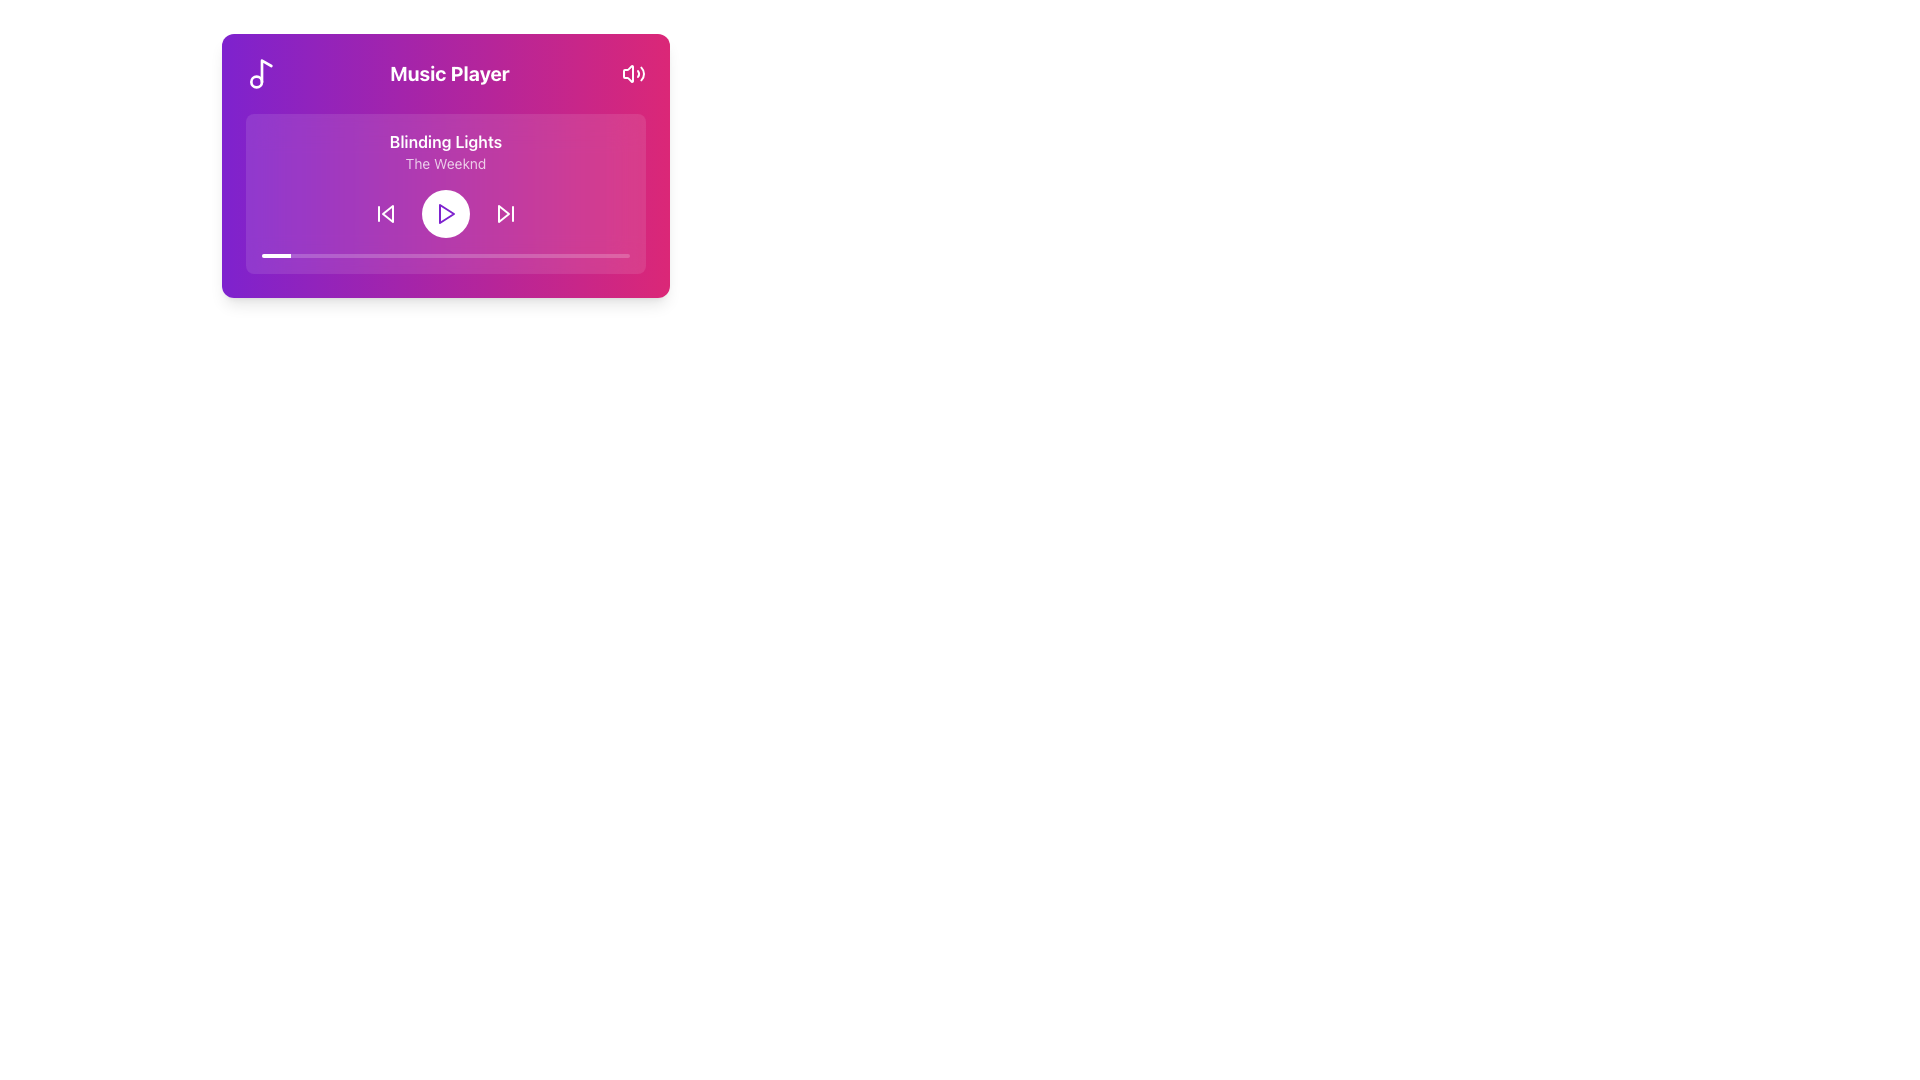 The height and width of the screenshot is (1080, 1920). I want to click on the speaker icon in the top-right corner of the 'Music Player' interface to mute/unmute the volume, so click(632, 72).